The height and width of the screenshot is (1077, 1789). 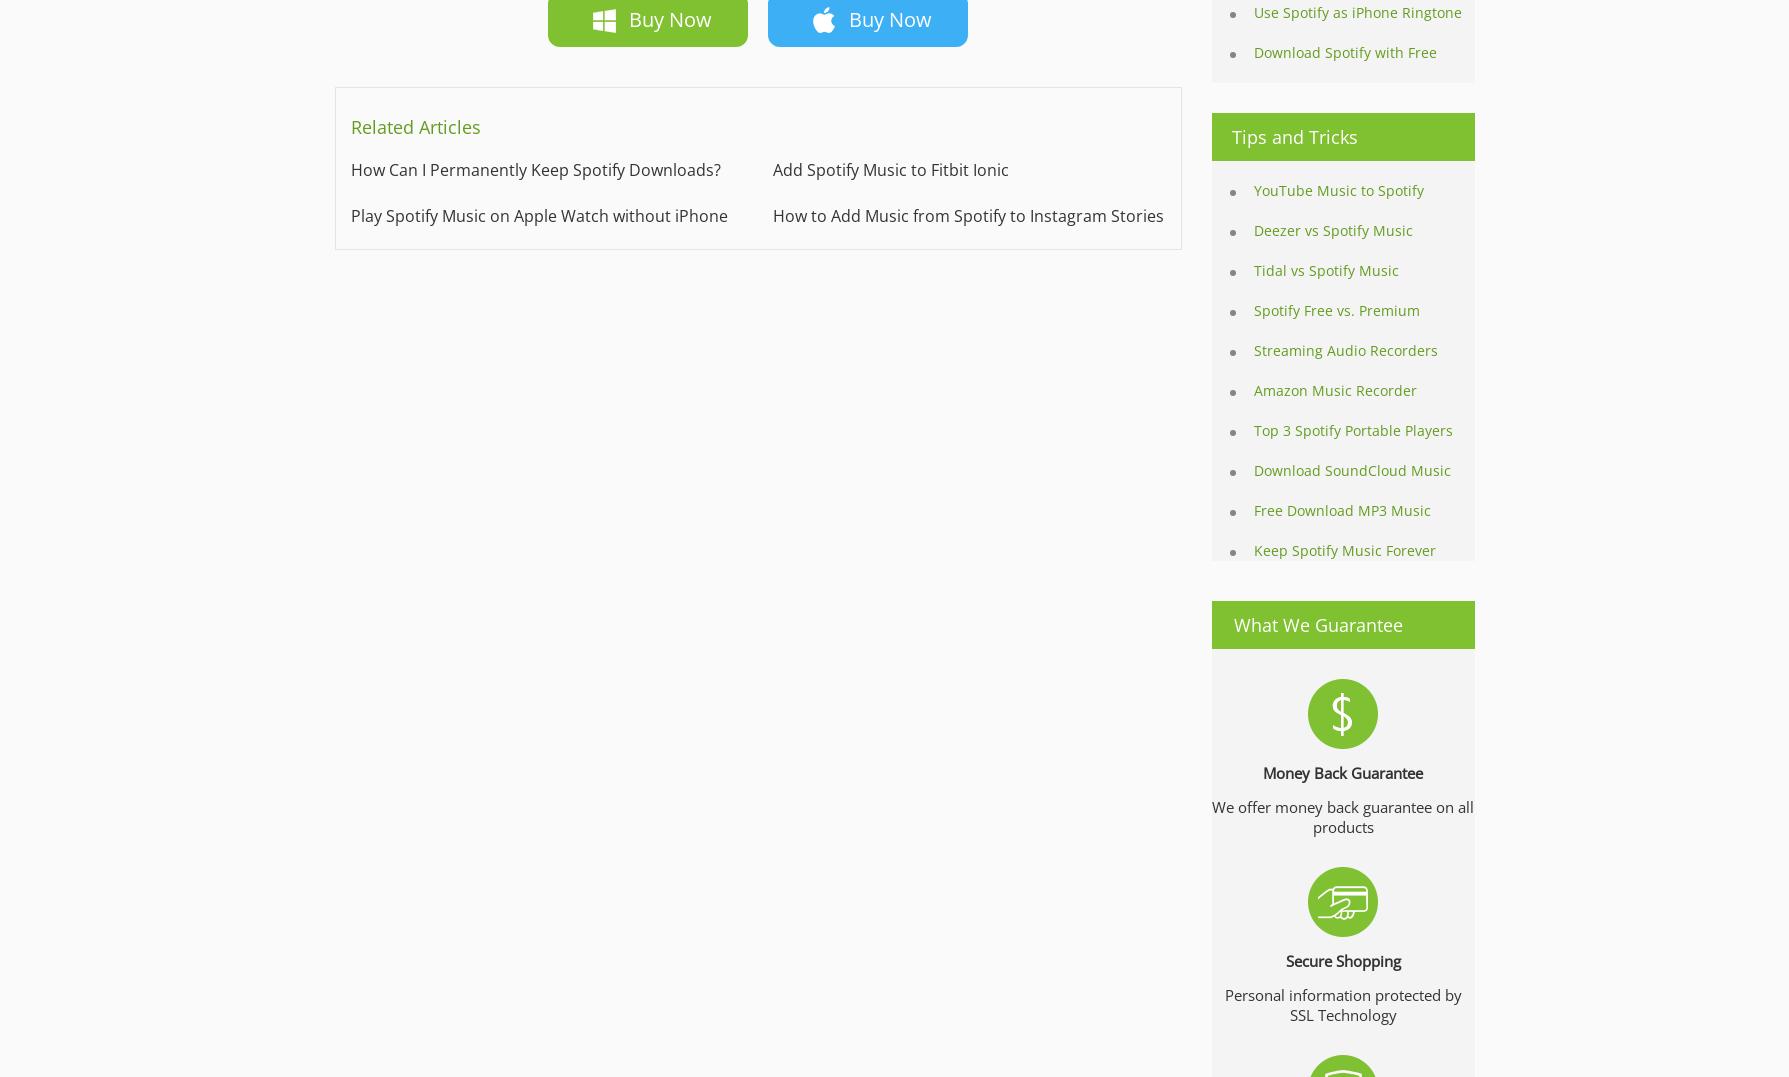 I want to click on 'Keep Spotify Music Forever', so click(x=1344, y=550).